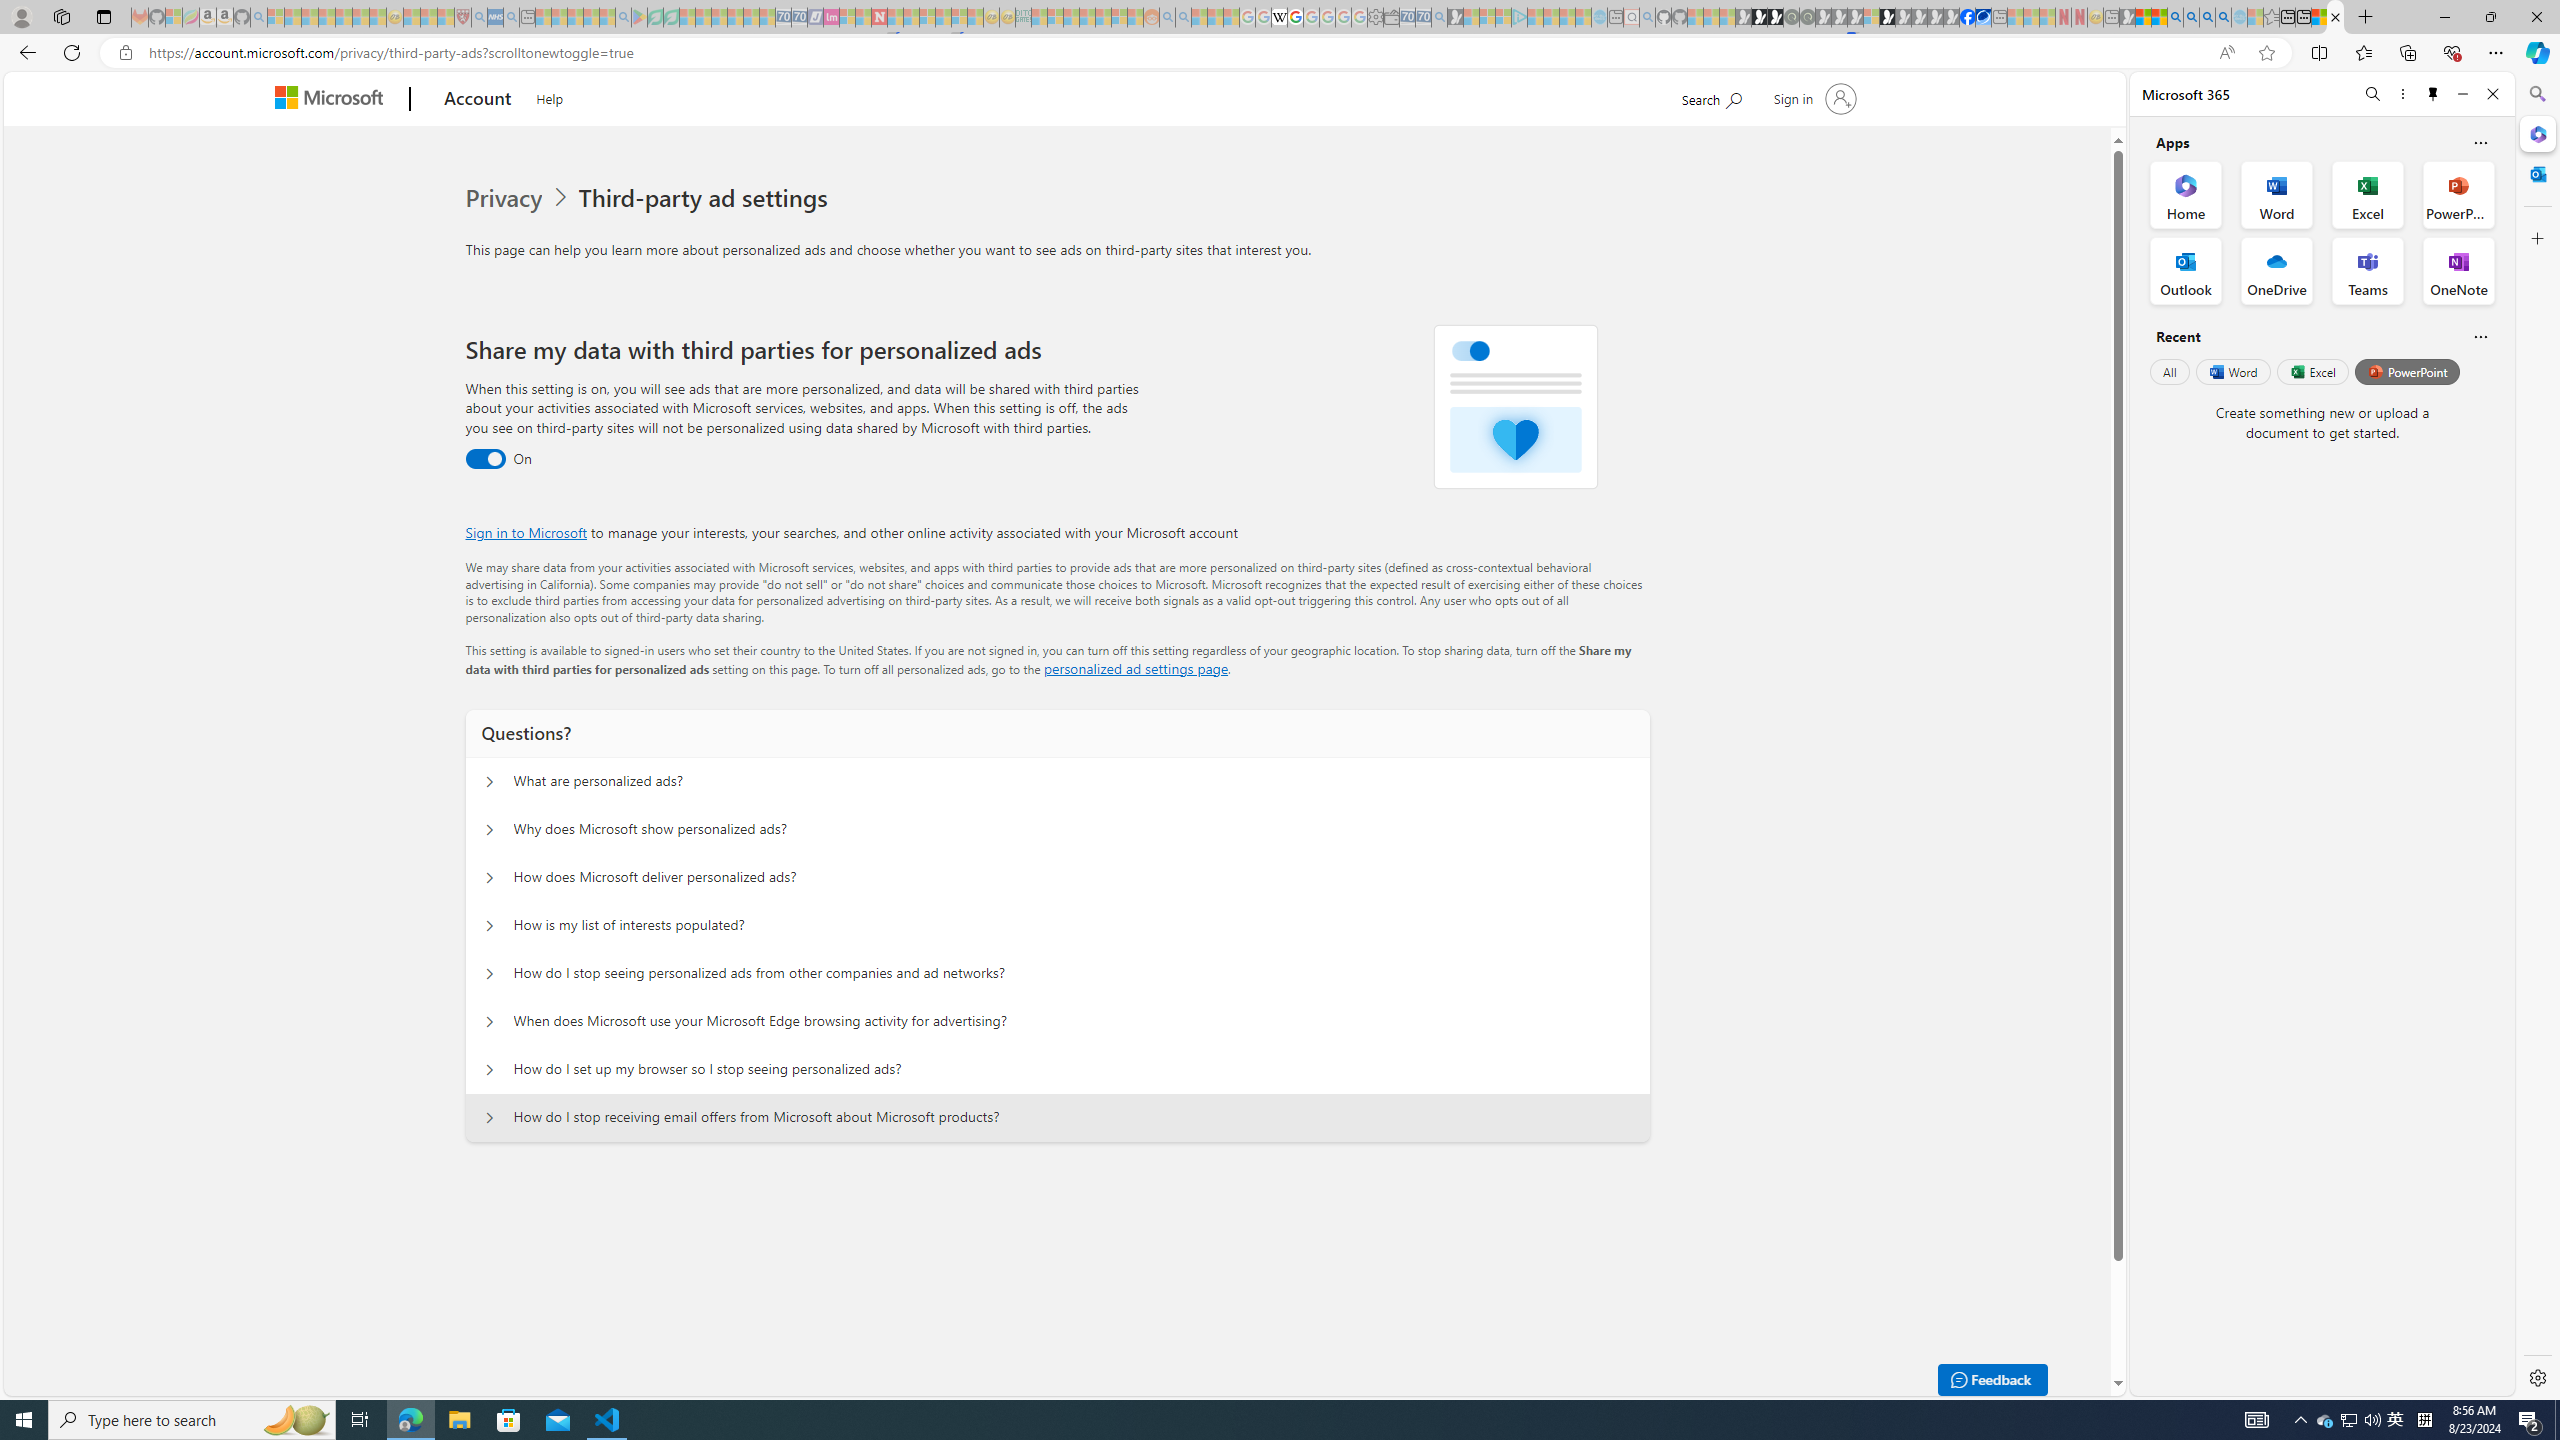  I want to click on 'MSN - Sleeping', so click(2127, 16).